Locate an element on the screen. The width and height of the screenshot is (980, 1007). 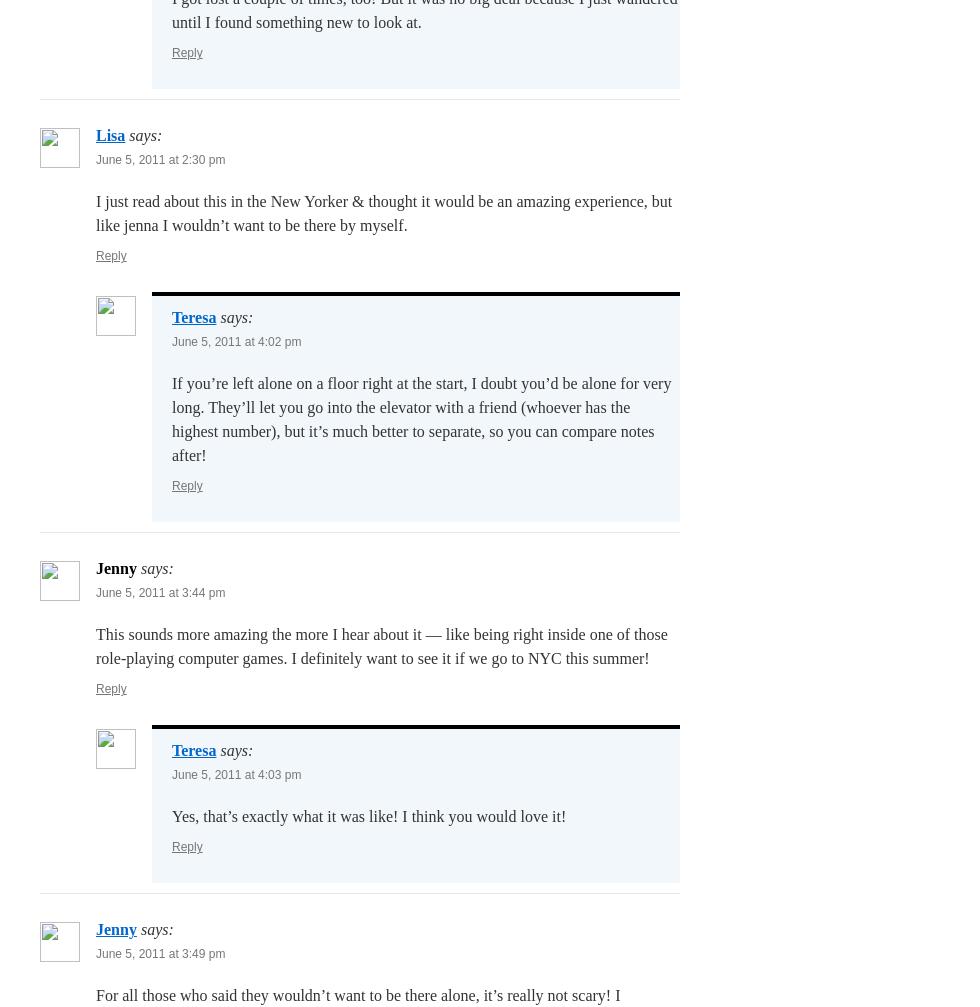
'June 5, 2011 at 3:44 pm' is located at coordinates (160, 592).